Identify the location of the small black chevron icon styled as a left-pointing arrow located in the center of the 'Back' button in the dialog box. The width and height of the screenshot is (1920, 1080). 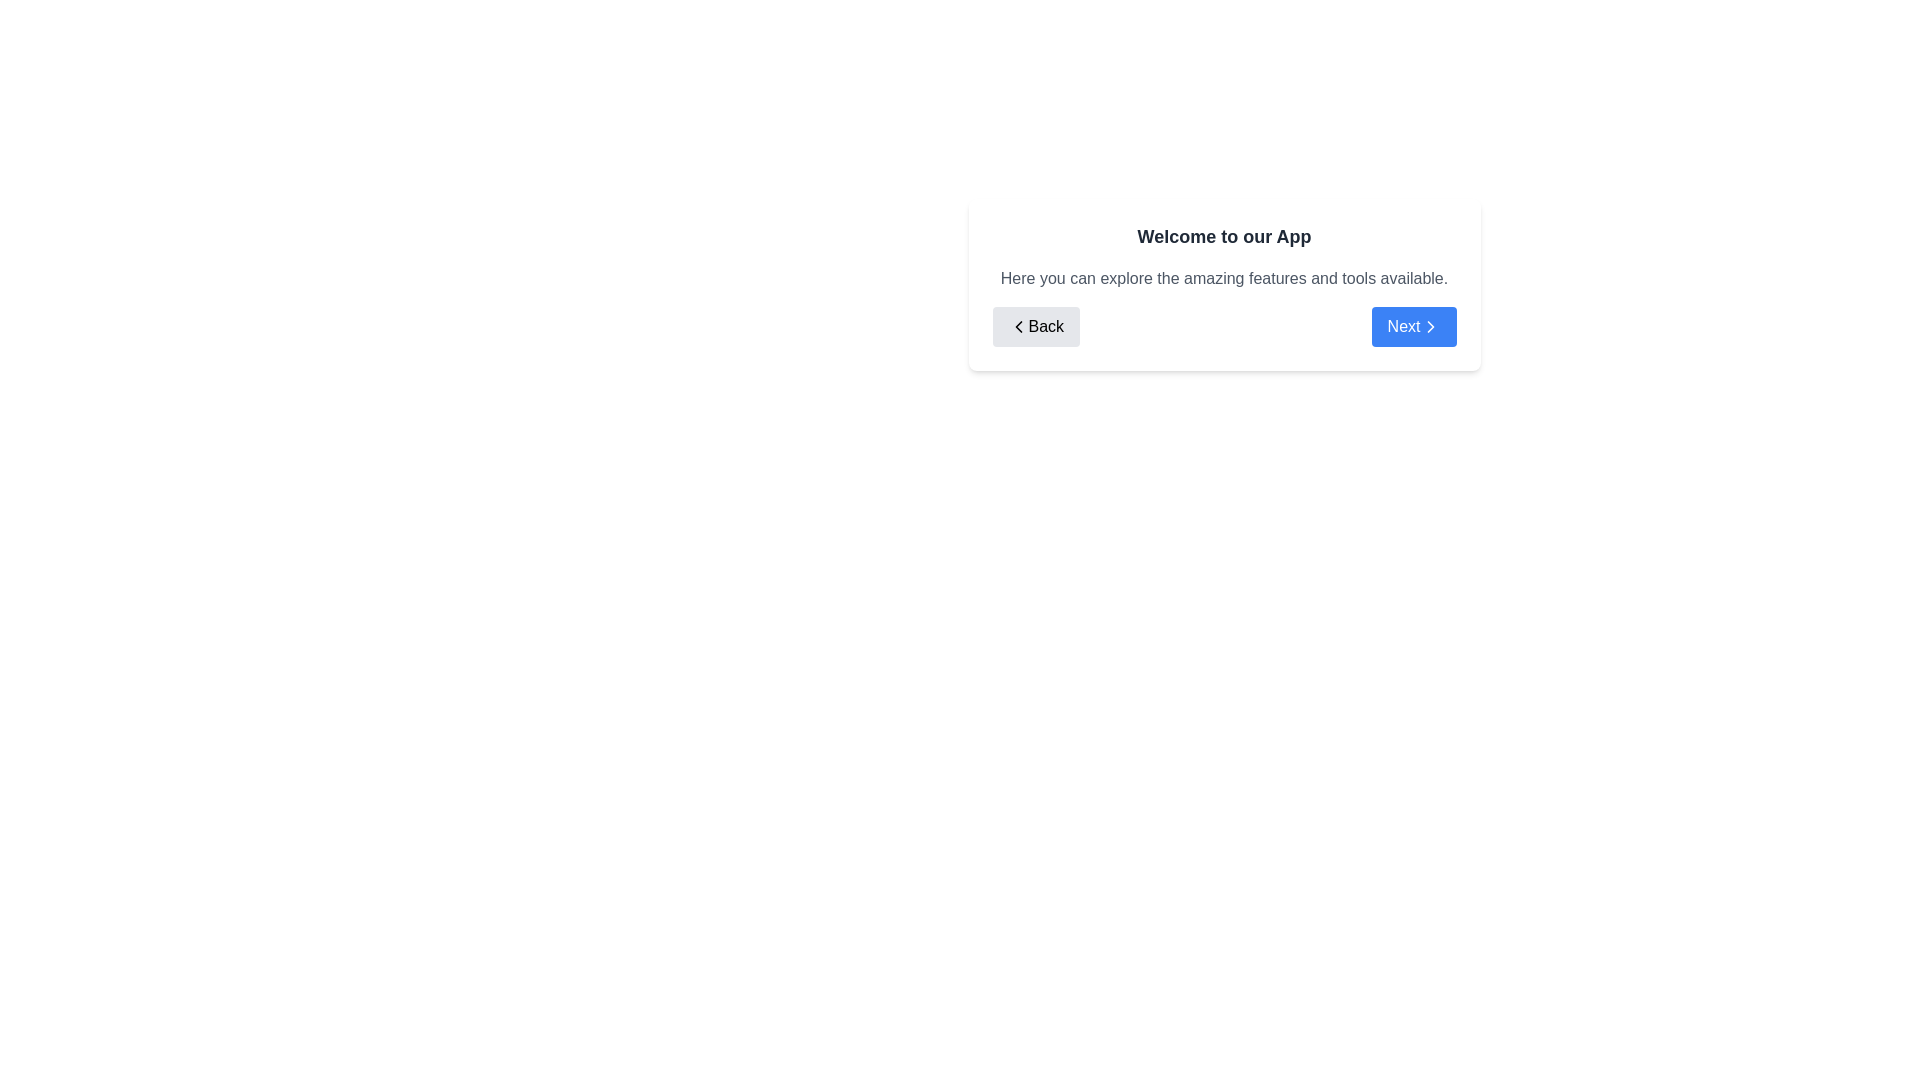
(1018, 326).